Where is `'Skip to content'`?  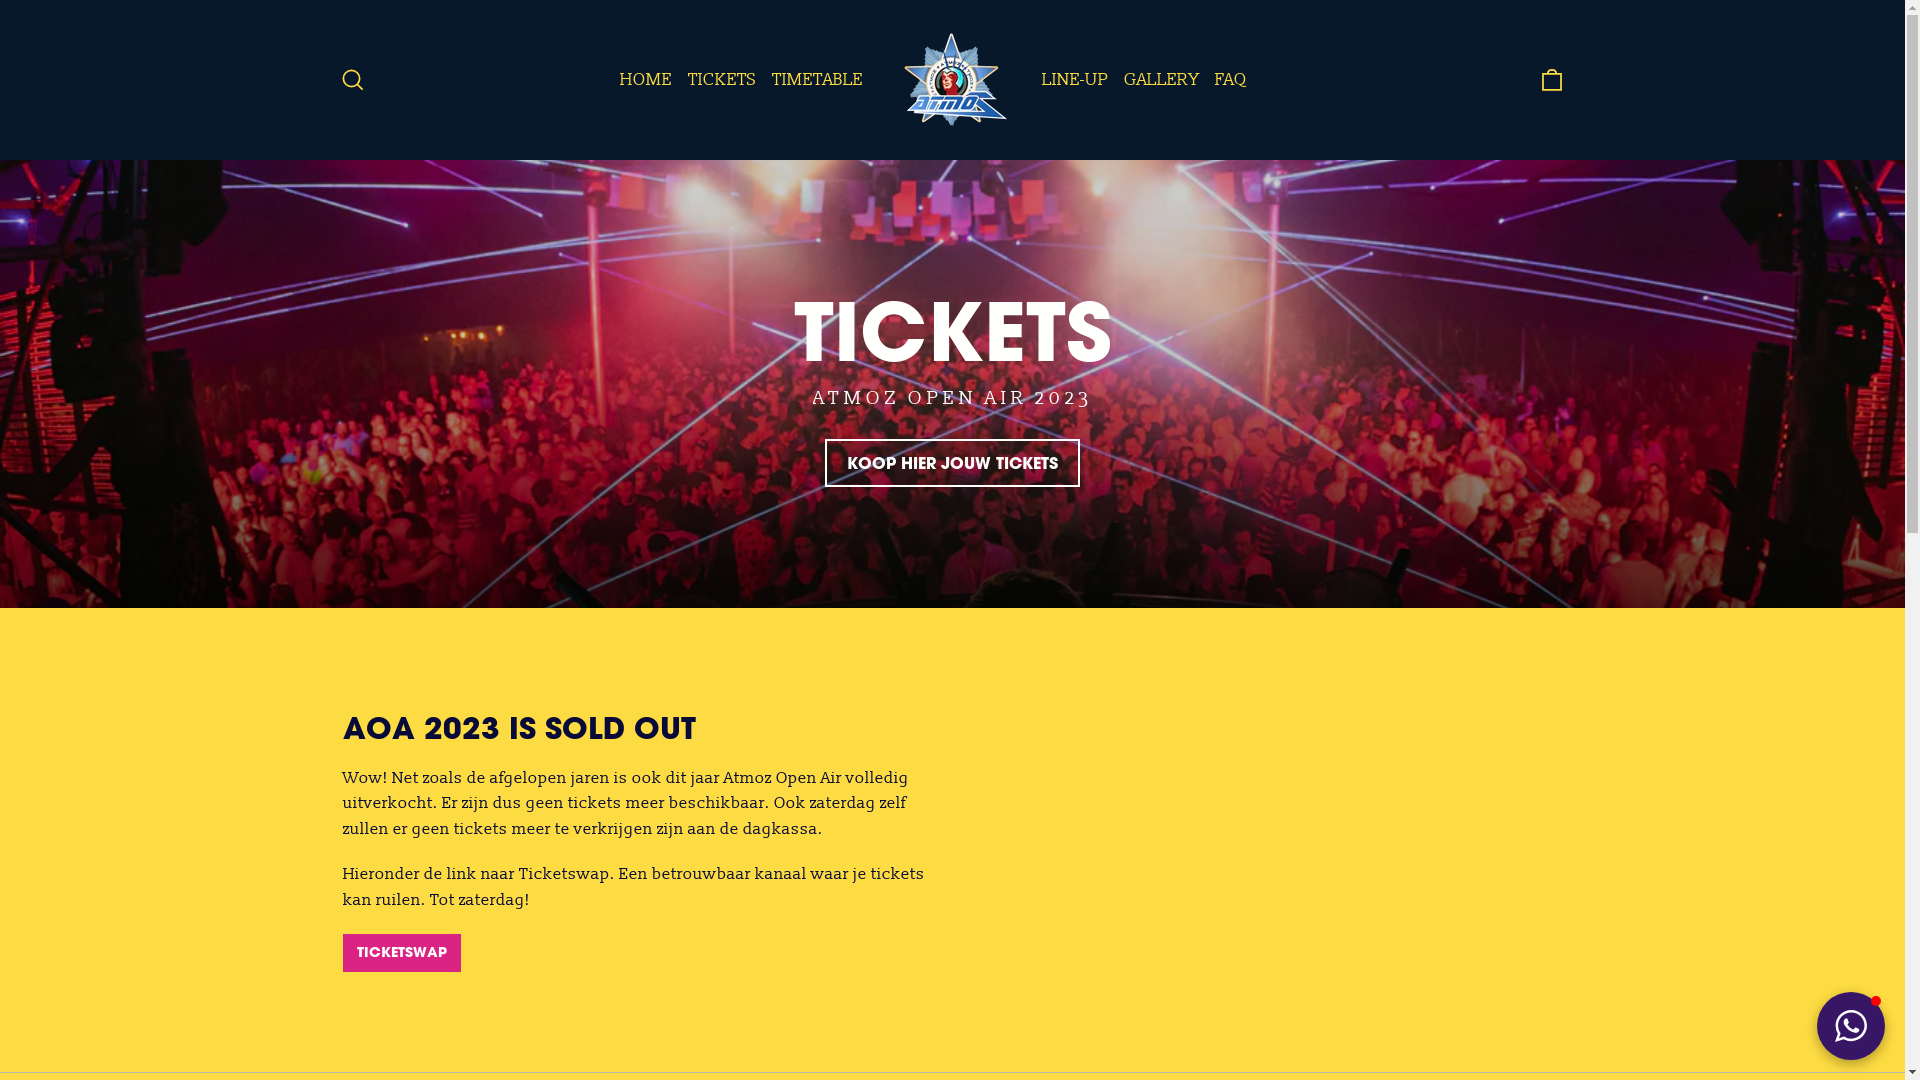 'Skip to content' is located at coordinates (0, 0).